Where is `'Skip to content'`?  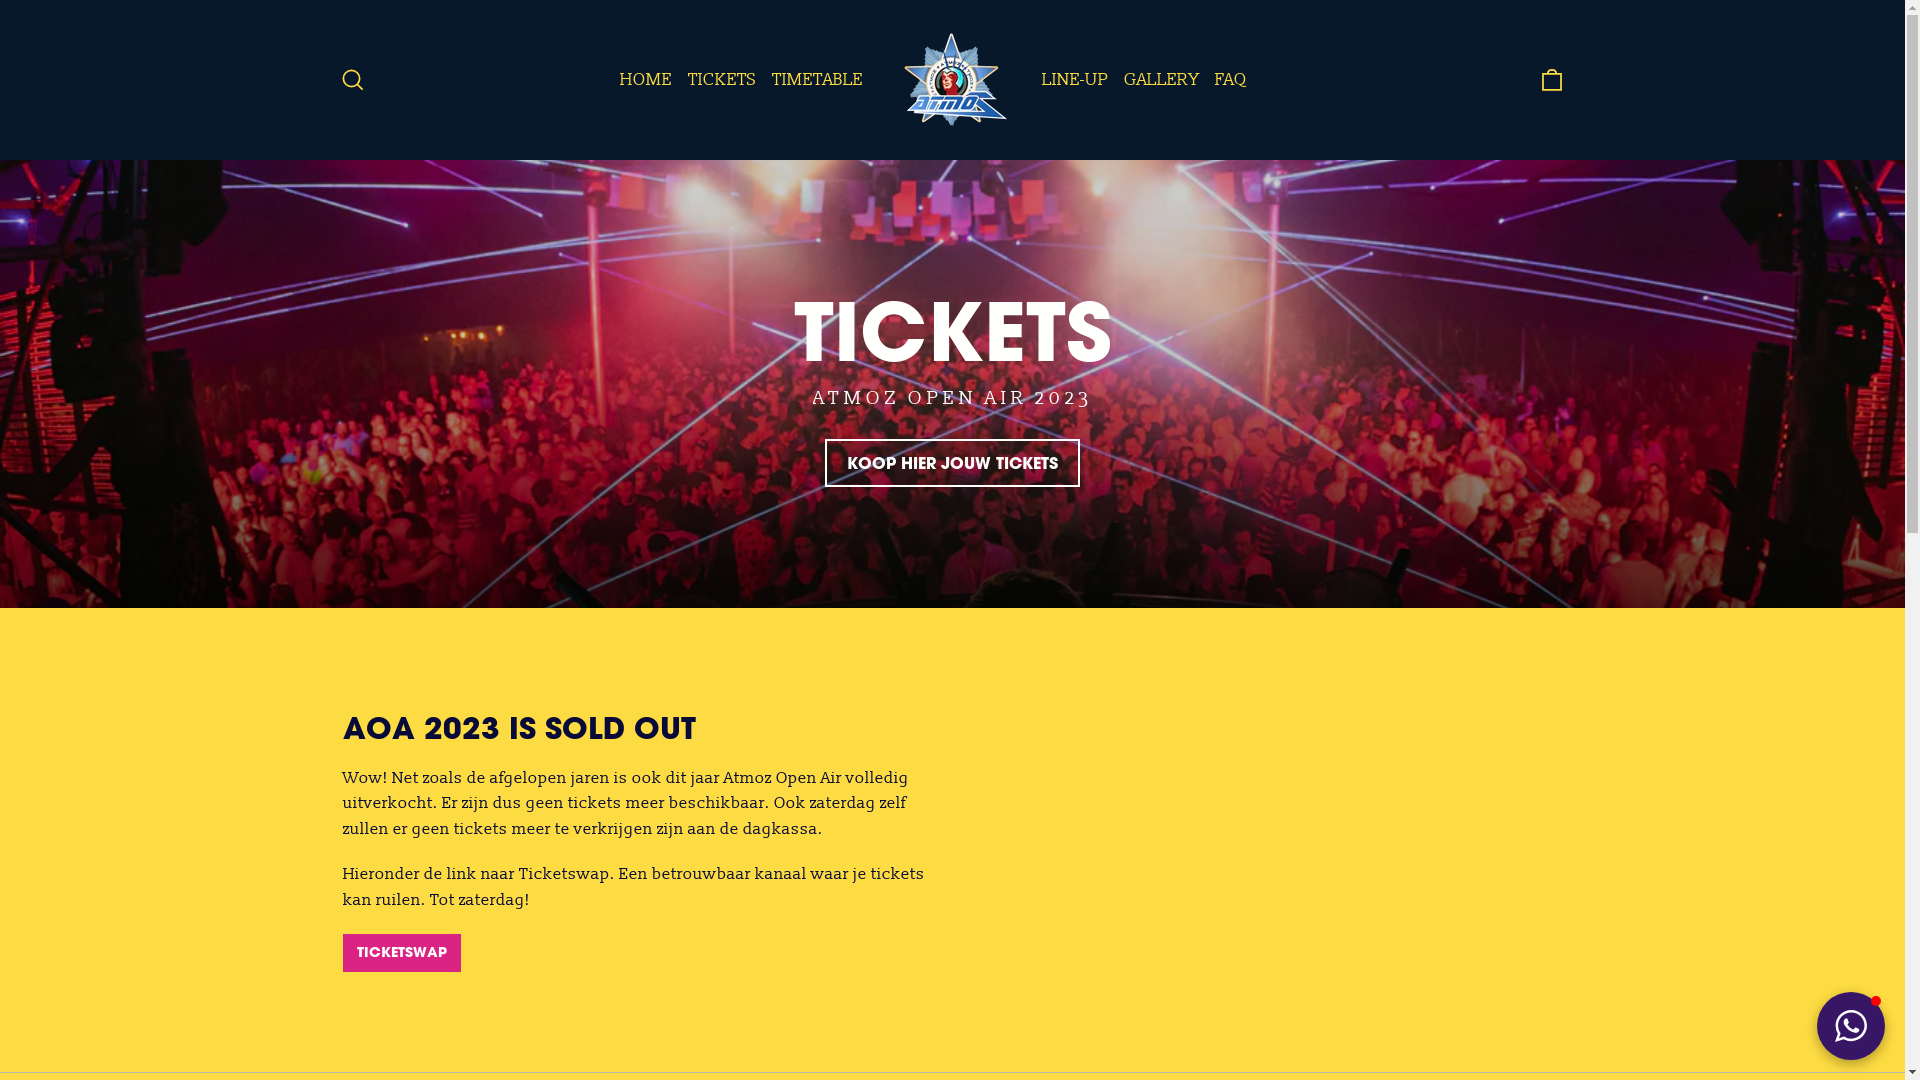 'Skip to content' is located at coordinates (0, 0).